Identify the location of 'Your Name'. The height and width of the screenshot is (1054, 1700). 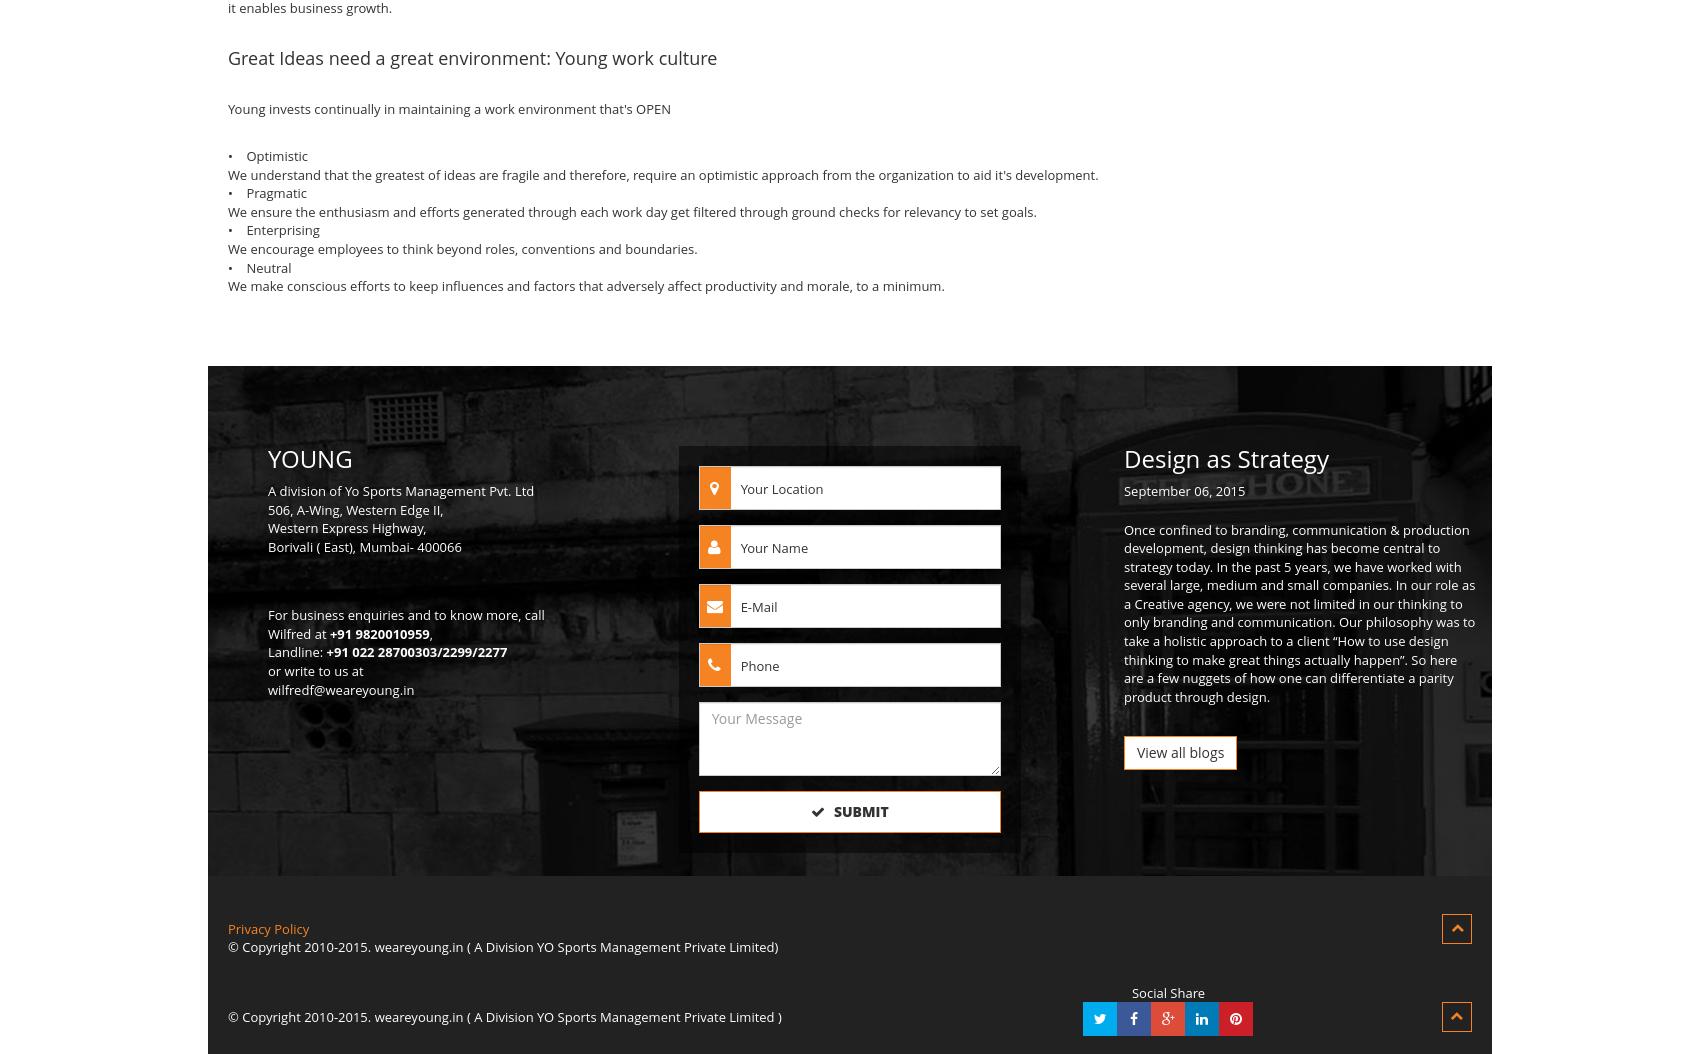
(773, 547).